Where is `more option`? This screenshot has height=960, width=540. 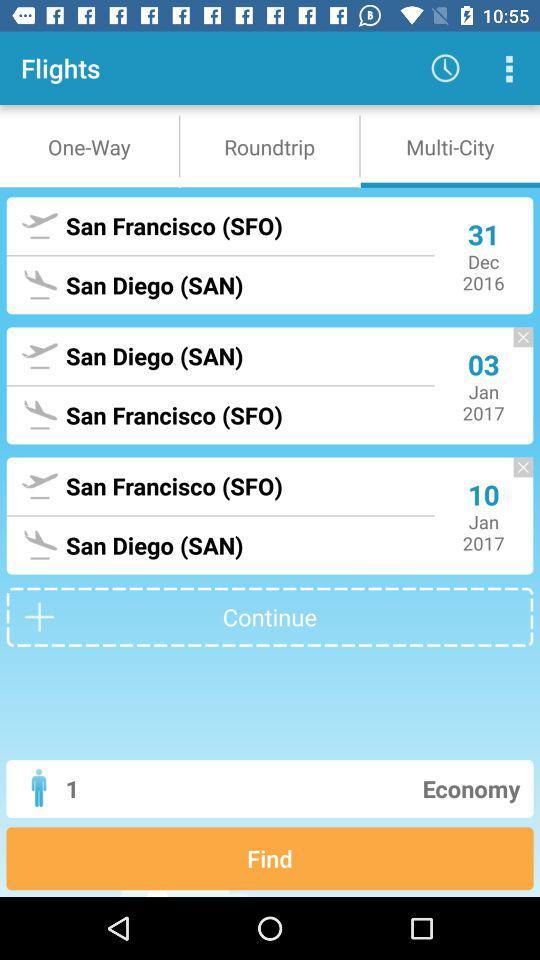
more option is located at coordinates (508, 68).